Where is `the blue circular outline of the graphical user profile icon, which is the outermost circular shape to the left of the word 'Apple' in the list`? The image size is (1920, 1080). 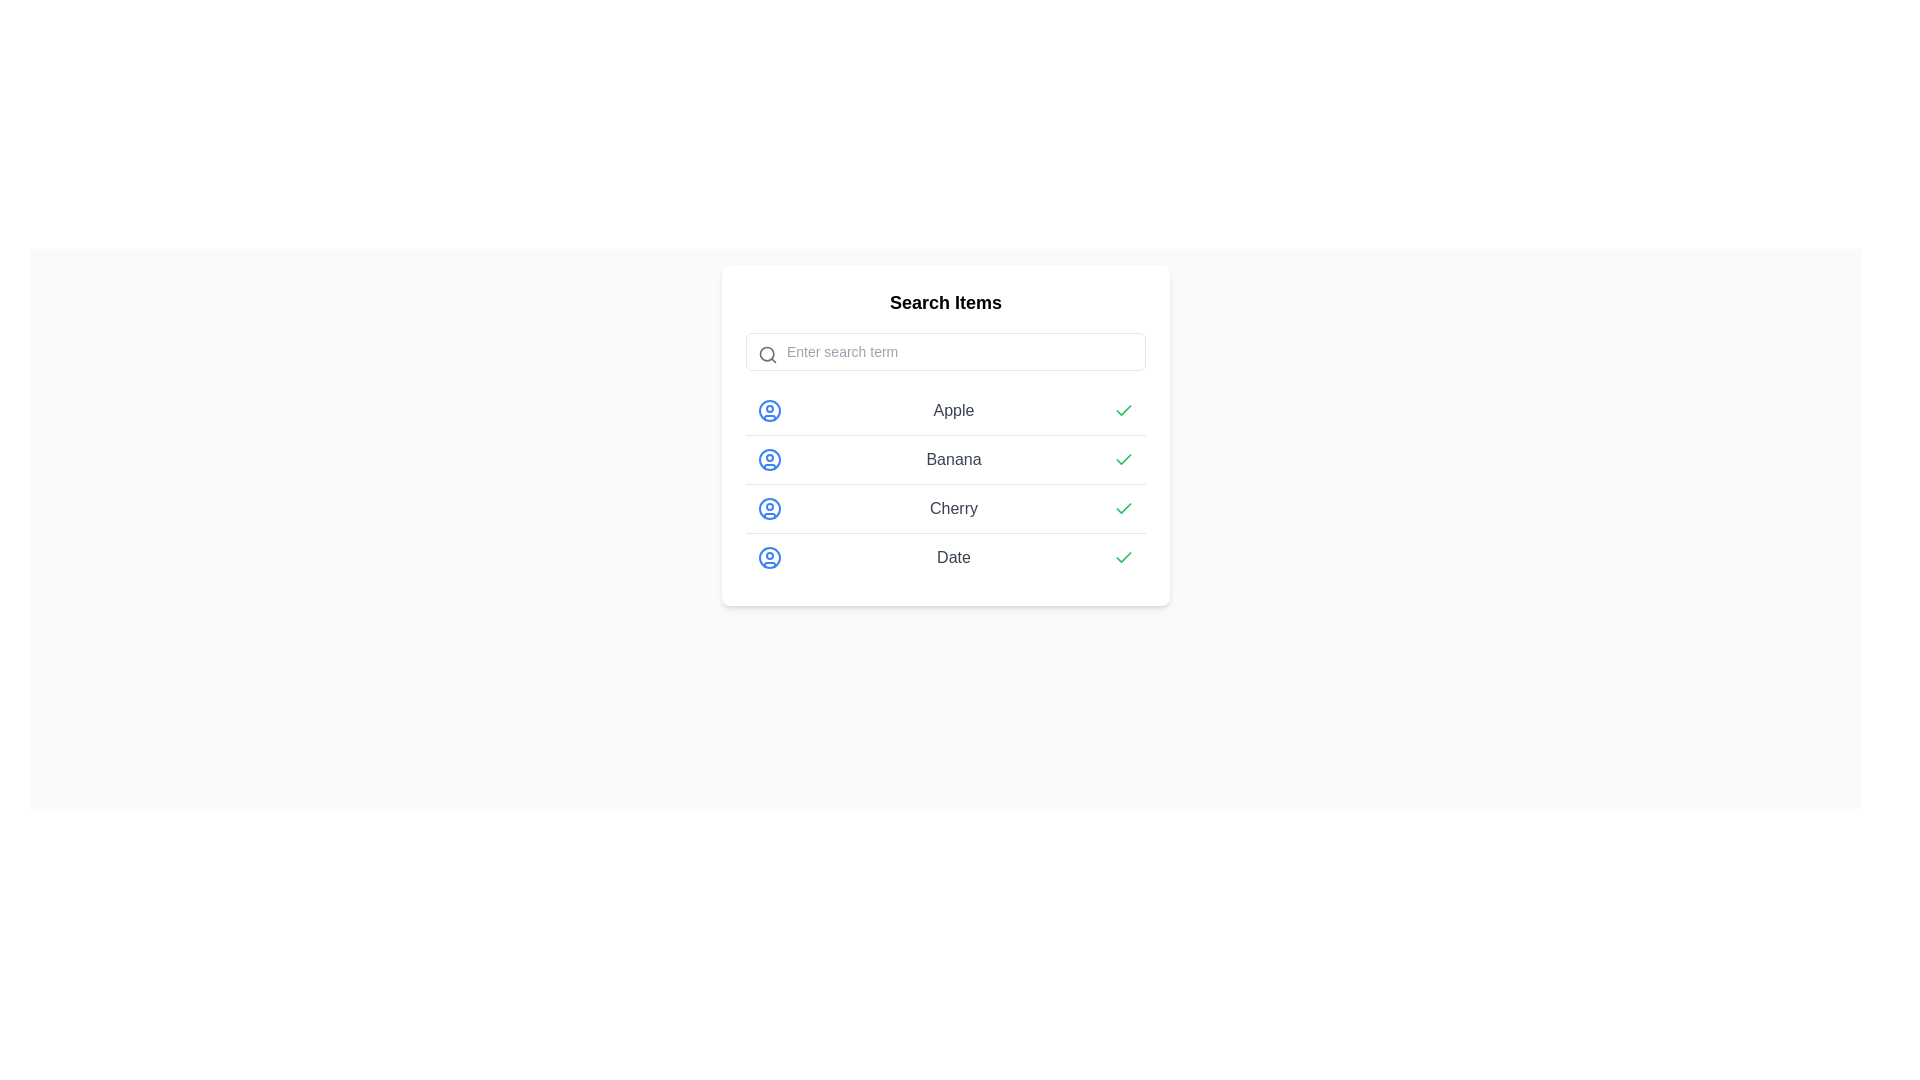
the blue circular outline of the graphical user profile icon, which is the outermost circular shape to the left of the word 'Apple' in the list is located at coordinates (768, 410).